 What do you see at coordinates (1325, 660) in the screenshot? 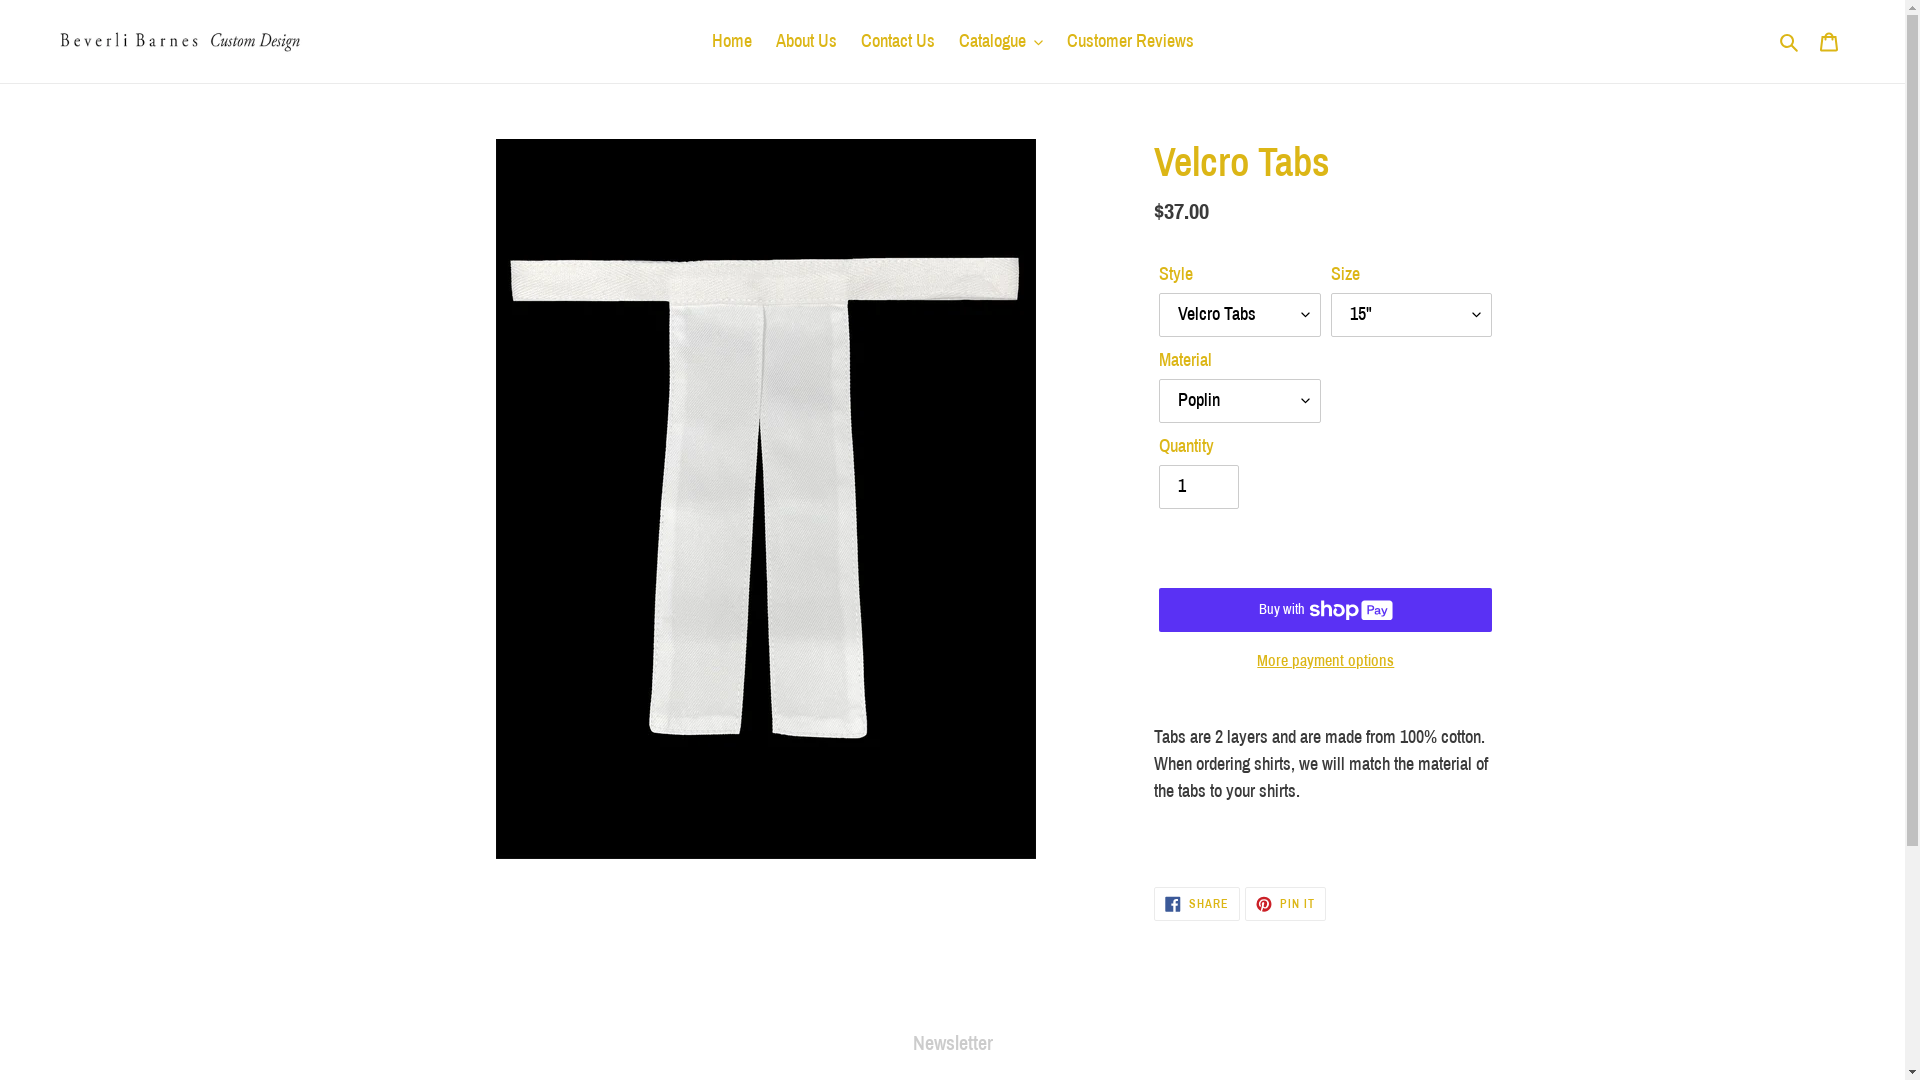
I see `'More payment options'` at bounding box center [1325, 660].